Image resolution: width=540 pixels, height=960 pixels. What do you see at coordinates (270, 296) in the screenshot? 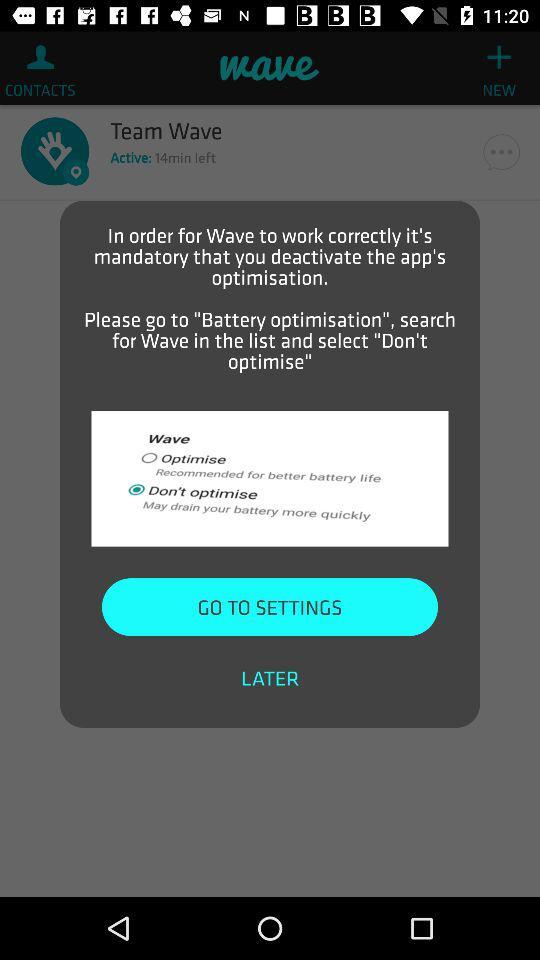
I see `in order for item` at bounding box center [270, 296].